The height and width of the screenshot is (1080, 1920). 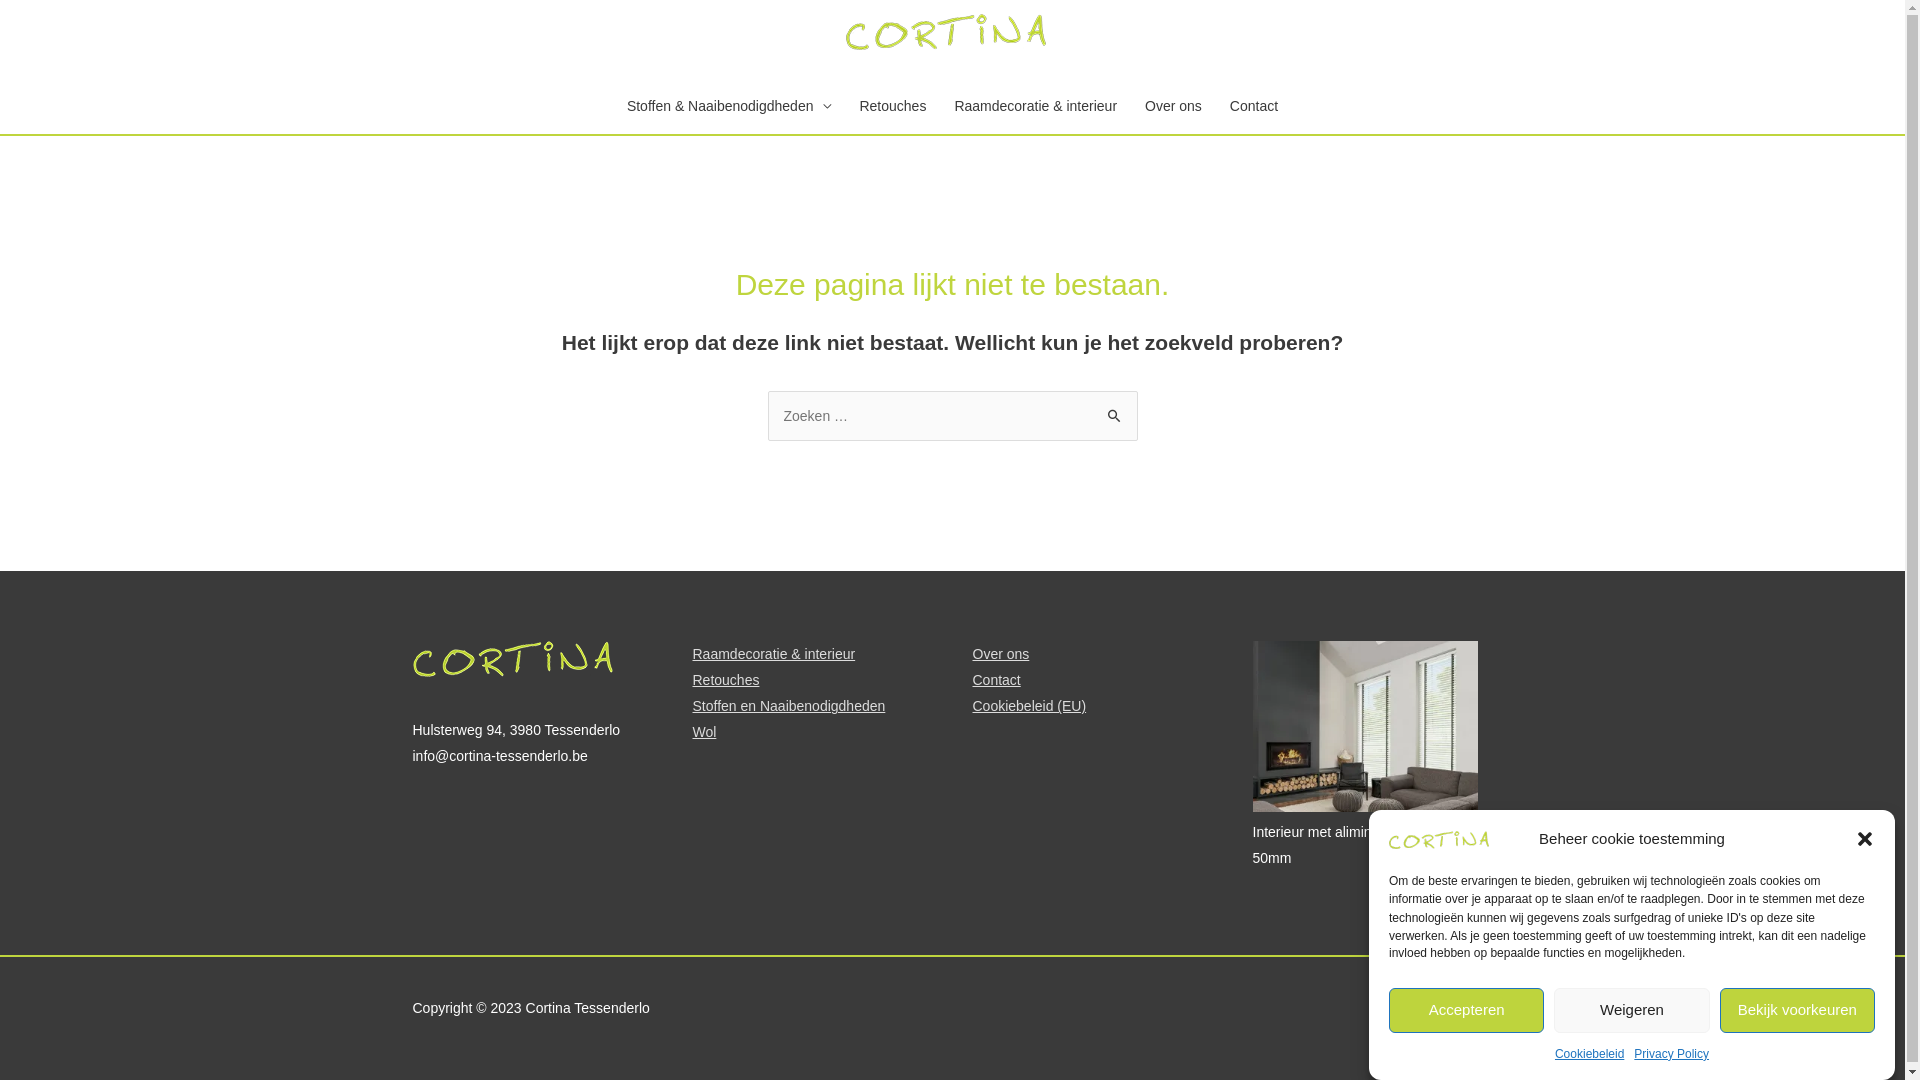 I want to click on 'Contact', so click(x=996, y=678).